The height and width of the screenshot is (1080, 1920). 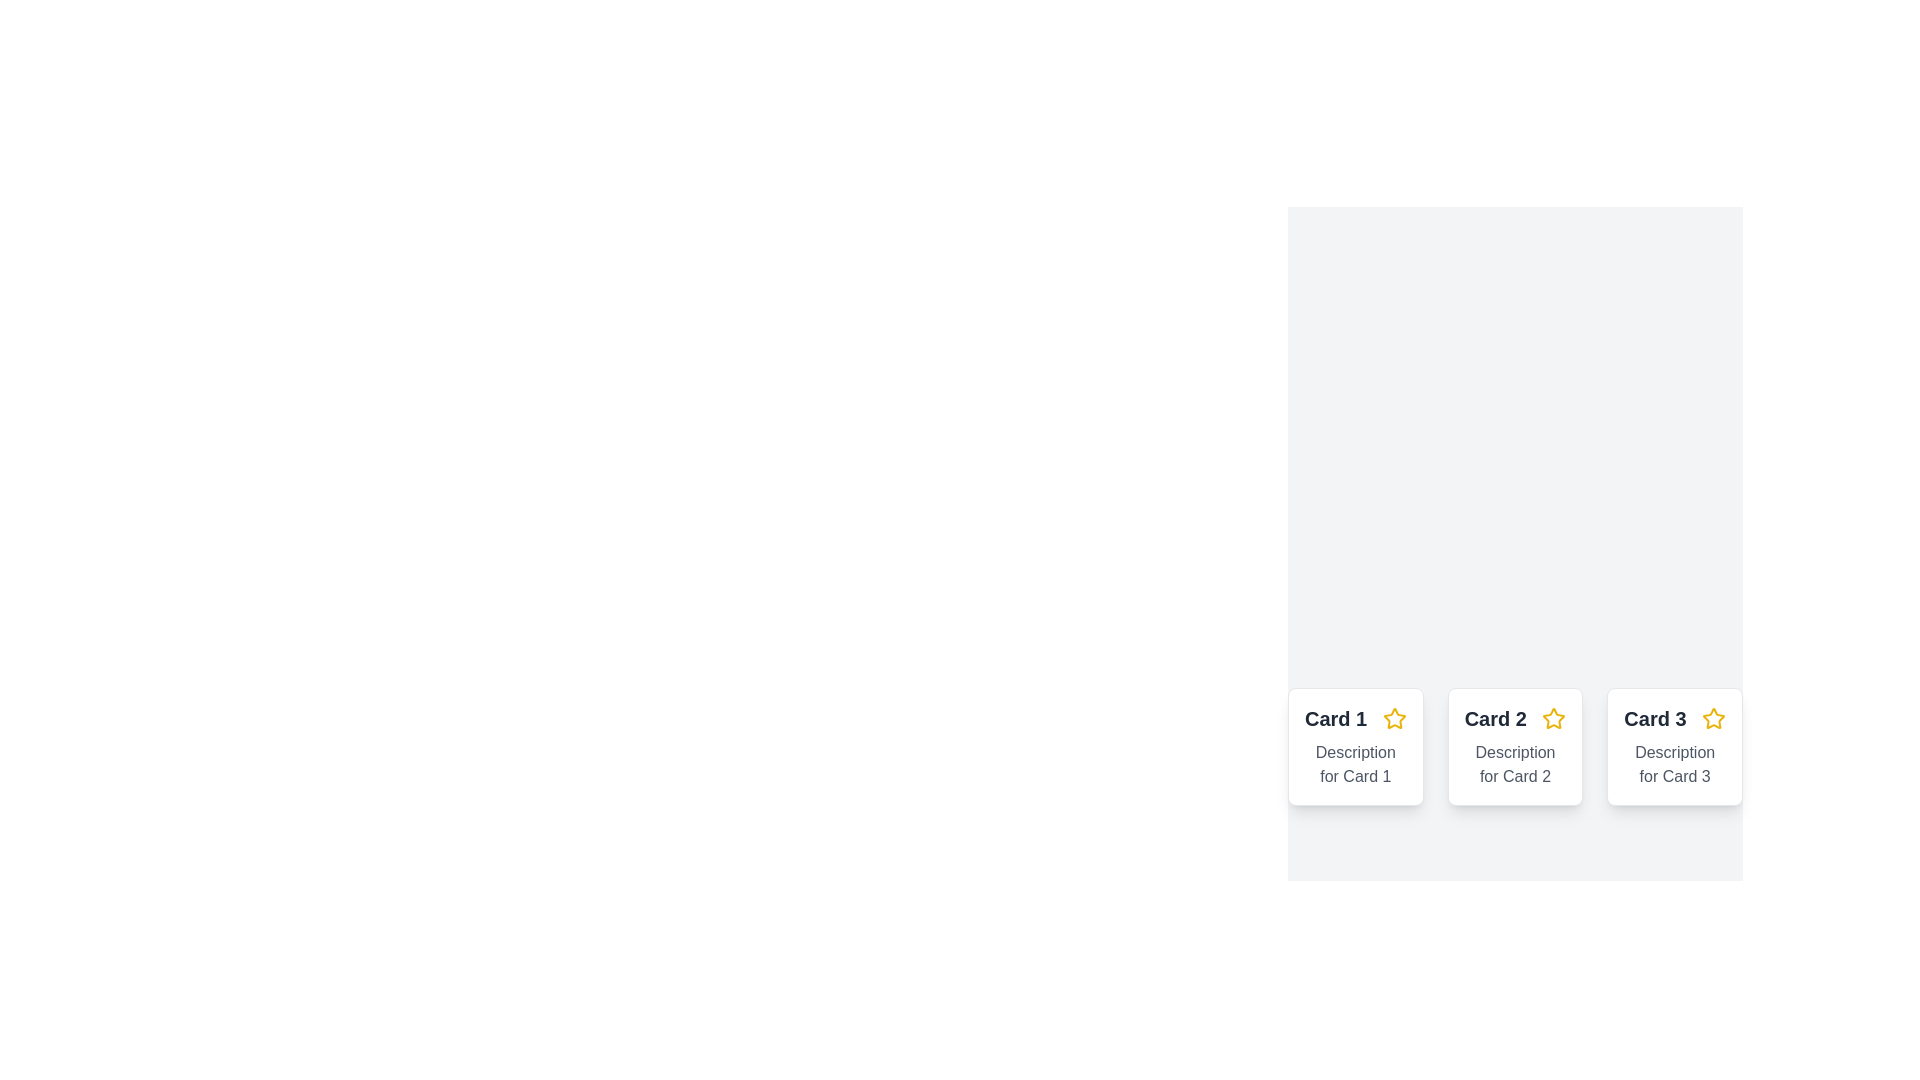 What do you see at coordinates (1553, 717) in the screenshot?
I see `the star icon located at the top of the second card in a three-card layout` at bounding box center [1553, 717].